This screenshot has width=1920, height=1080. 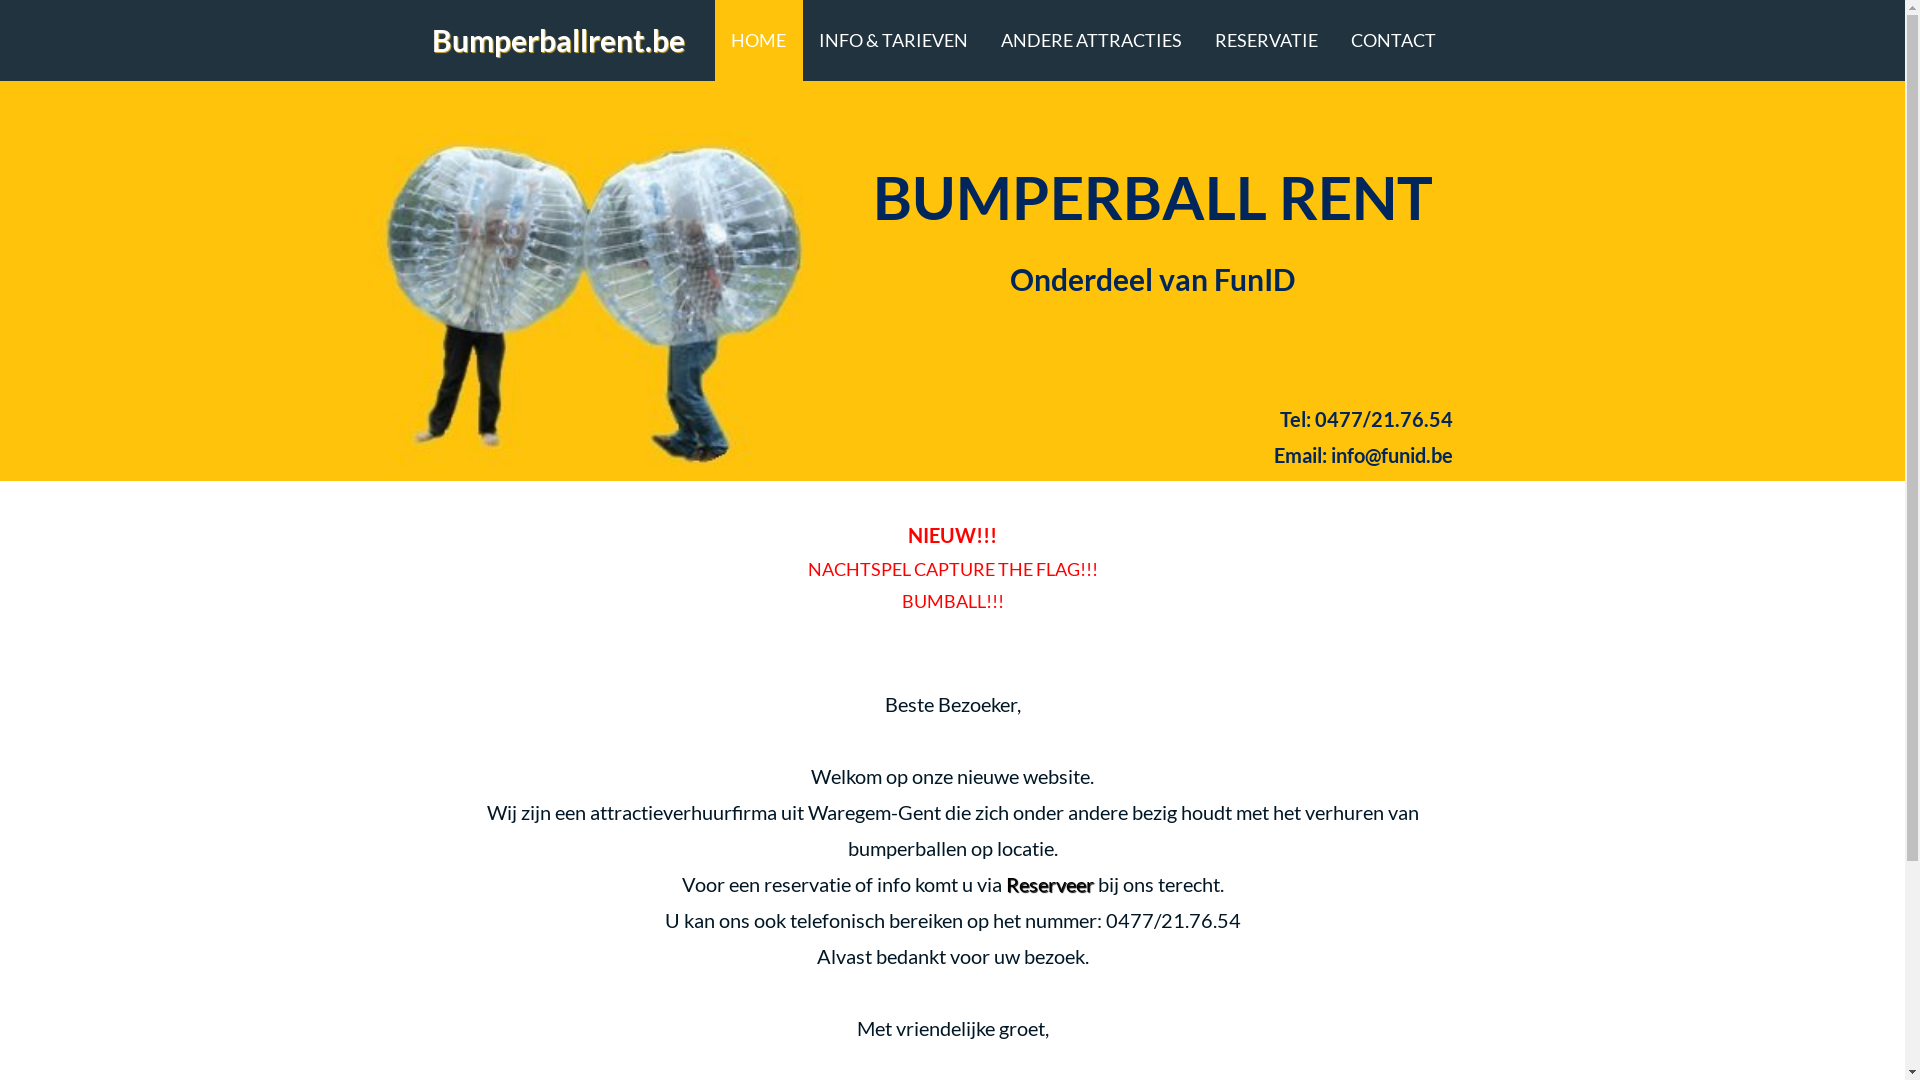 I want to click on 'CONTACT', so click(x=1334, y=40).